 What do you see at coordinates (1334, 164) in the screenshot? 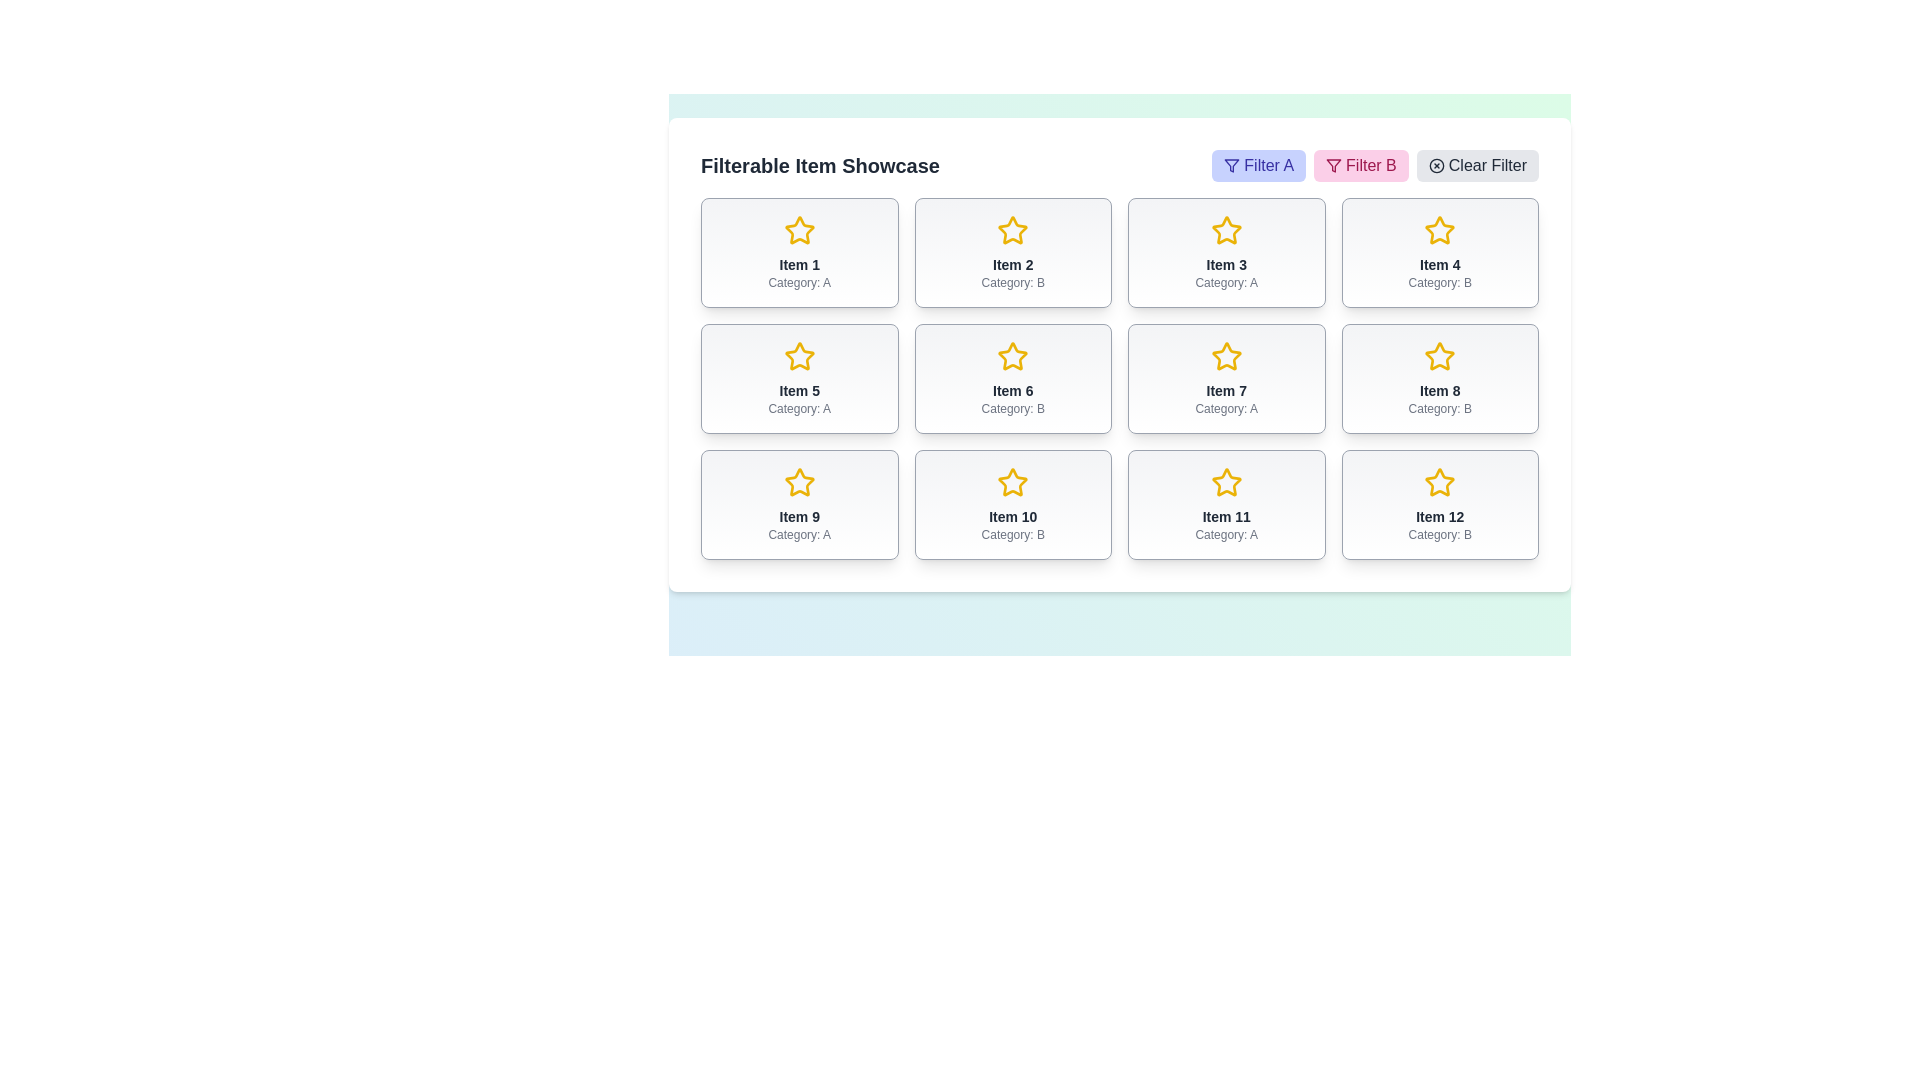
I see `the triangular filter icon located inside the 'Filter B' button in the top-right section of the interface` at bounding box center [1334, 164].